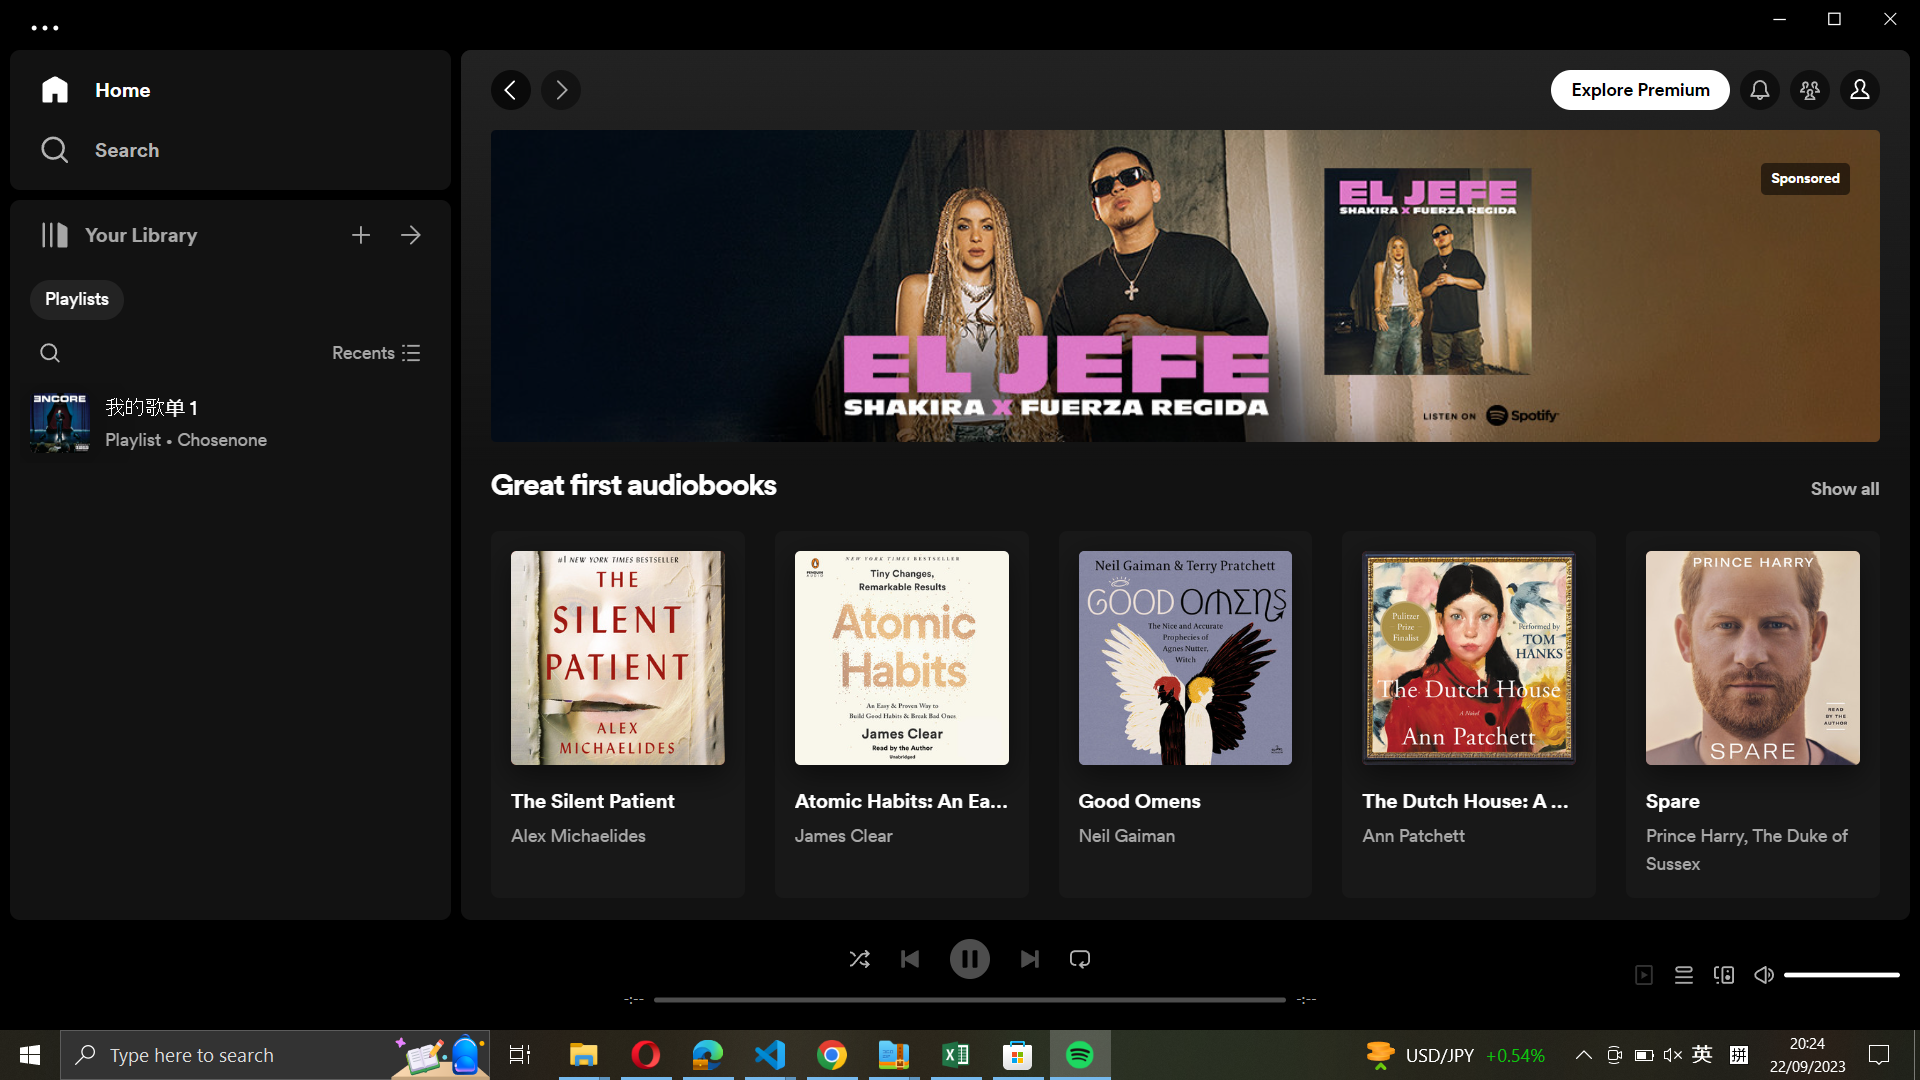 Image resolution: width=1920 pixels, height=1080 pixels. I want to click on Close recent audiobooks, so click(376, 350).